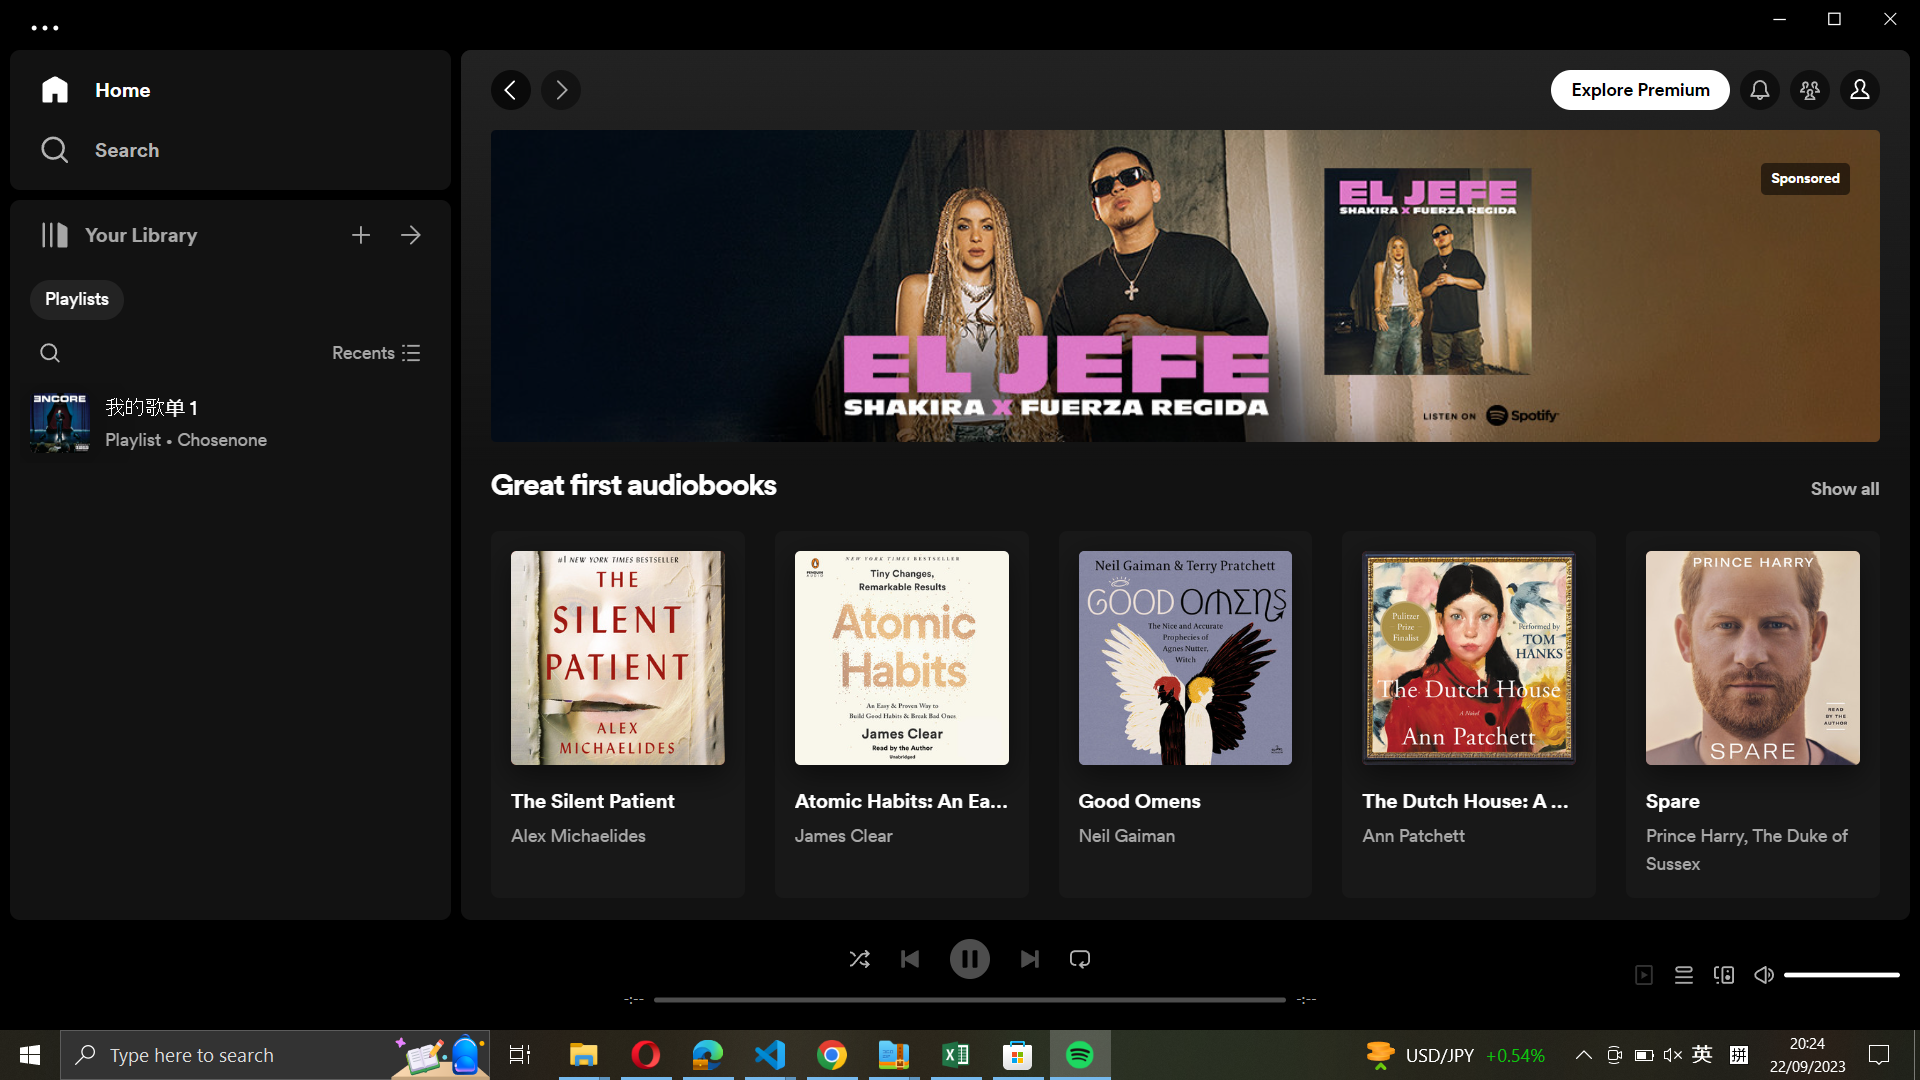 Image resolution: width=1920 pixels, height=1080 pixels. I want to click on Close recent audiobooks, so click(376, 350).